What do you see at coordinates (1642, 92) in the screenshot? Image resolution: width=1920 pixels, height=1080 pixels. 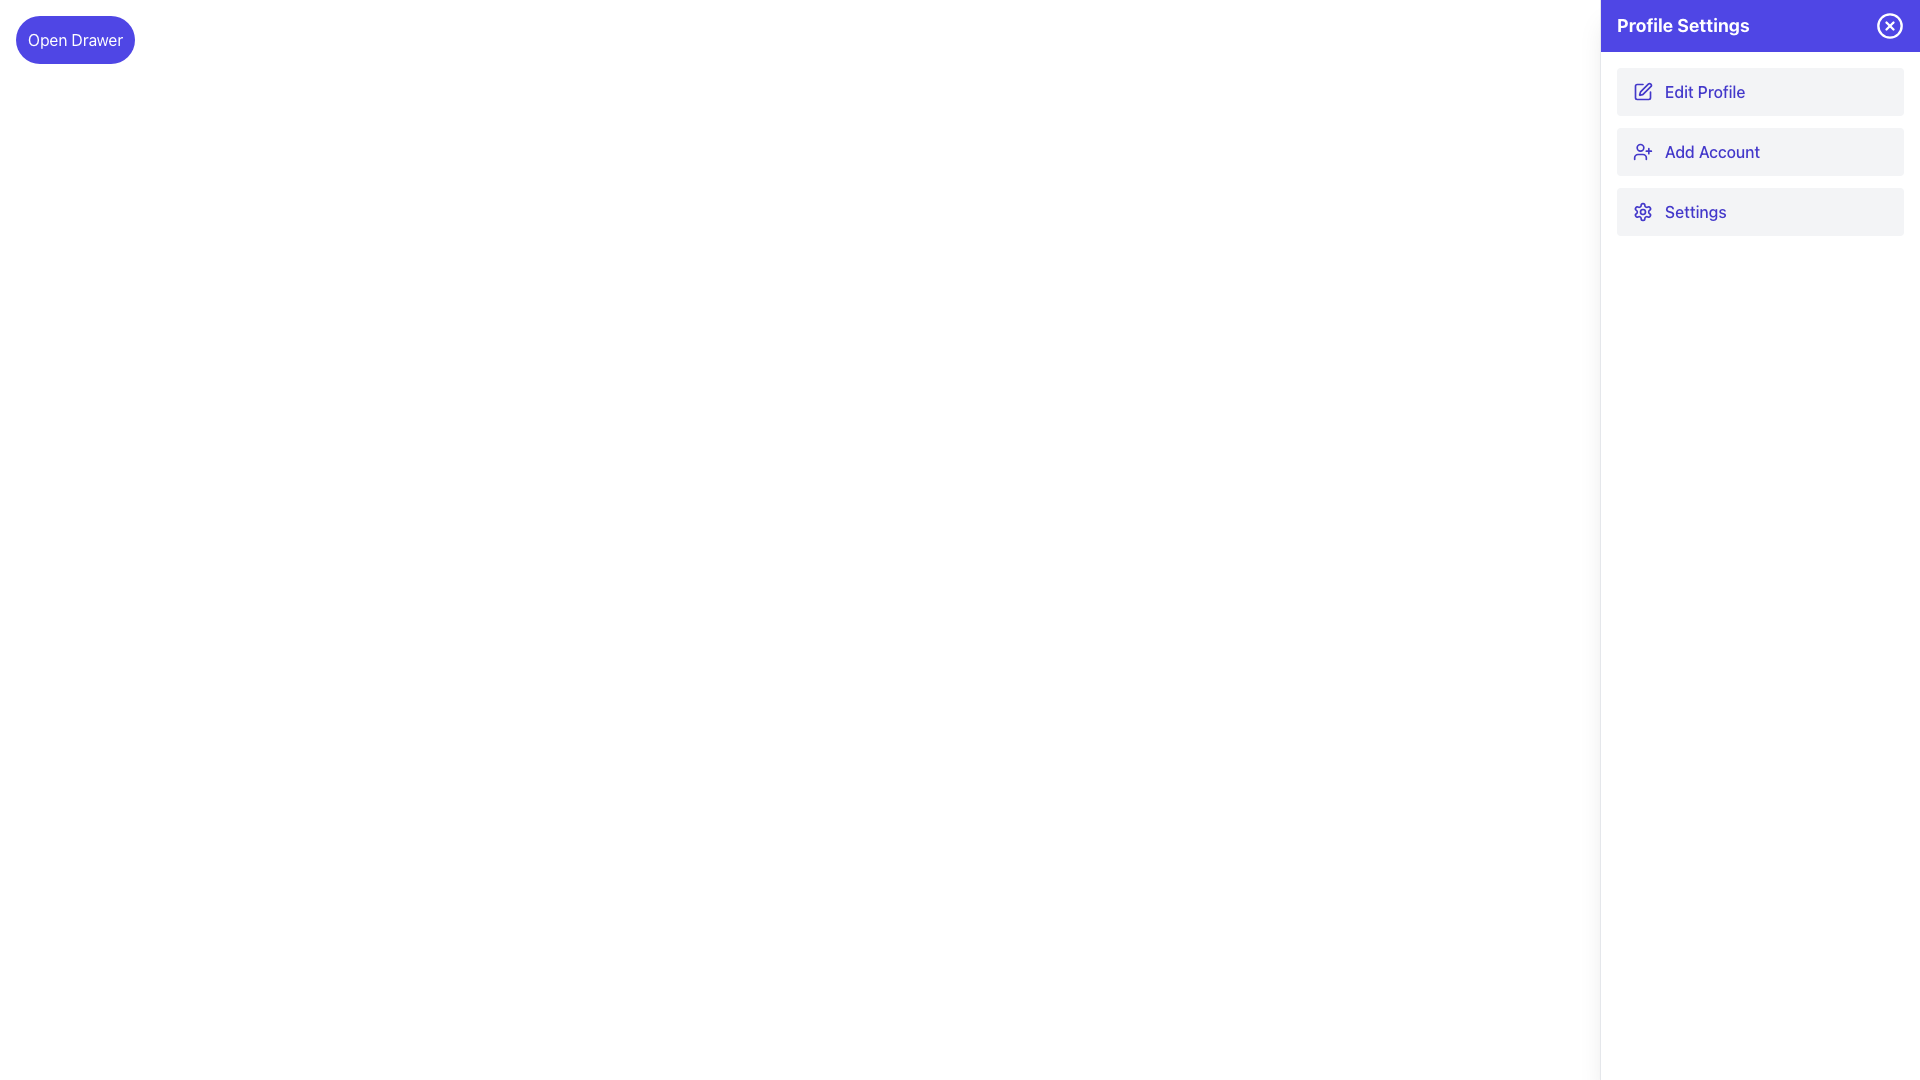 I see `the decorative vector graphic icon that is left-aligned with the 'Edit Profile' label in the 'Profile Settings' section` at bounding box center [1642, 92].